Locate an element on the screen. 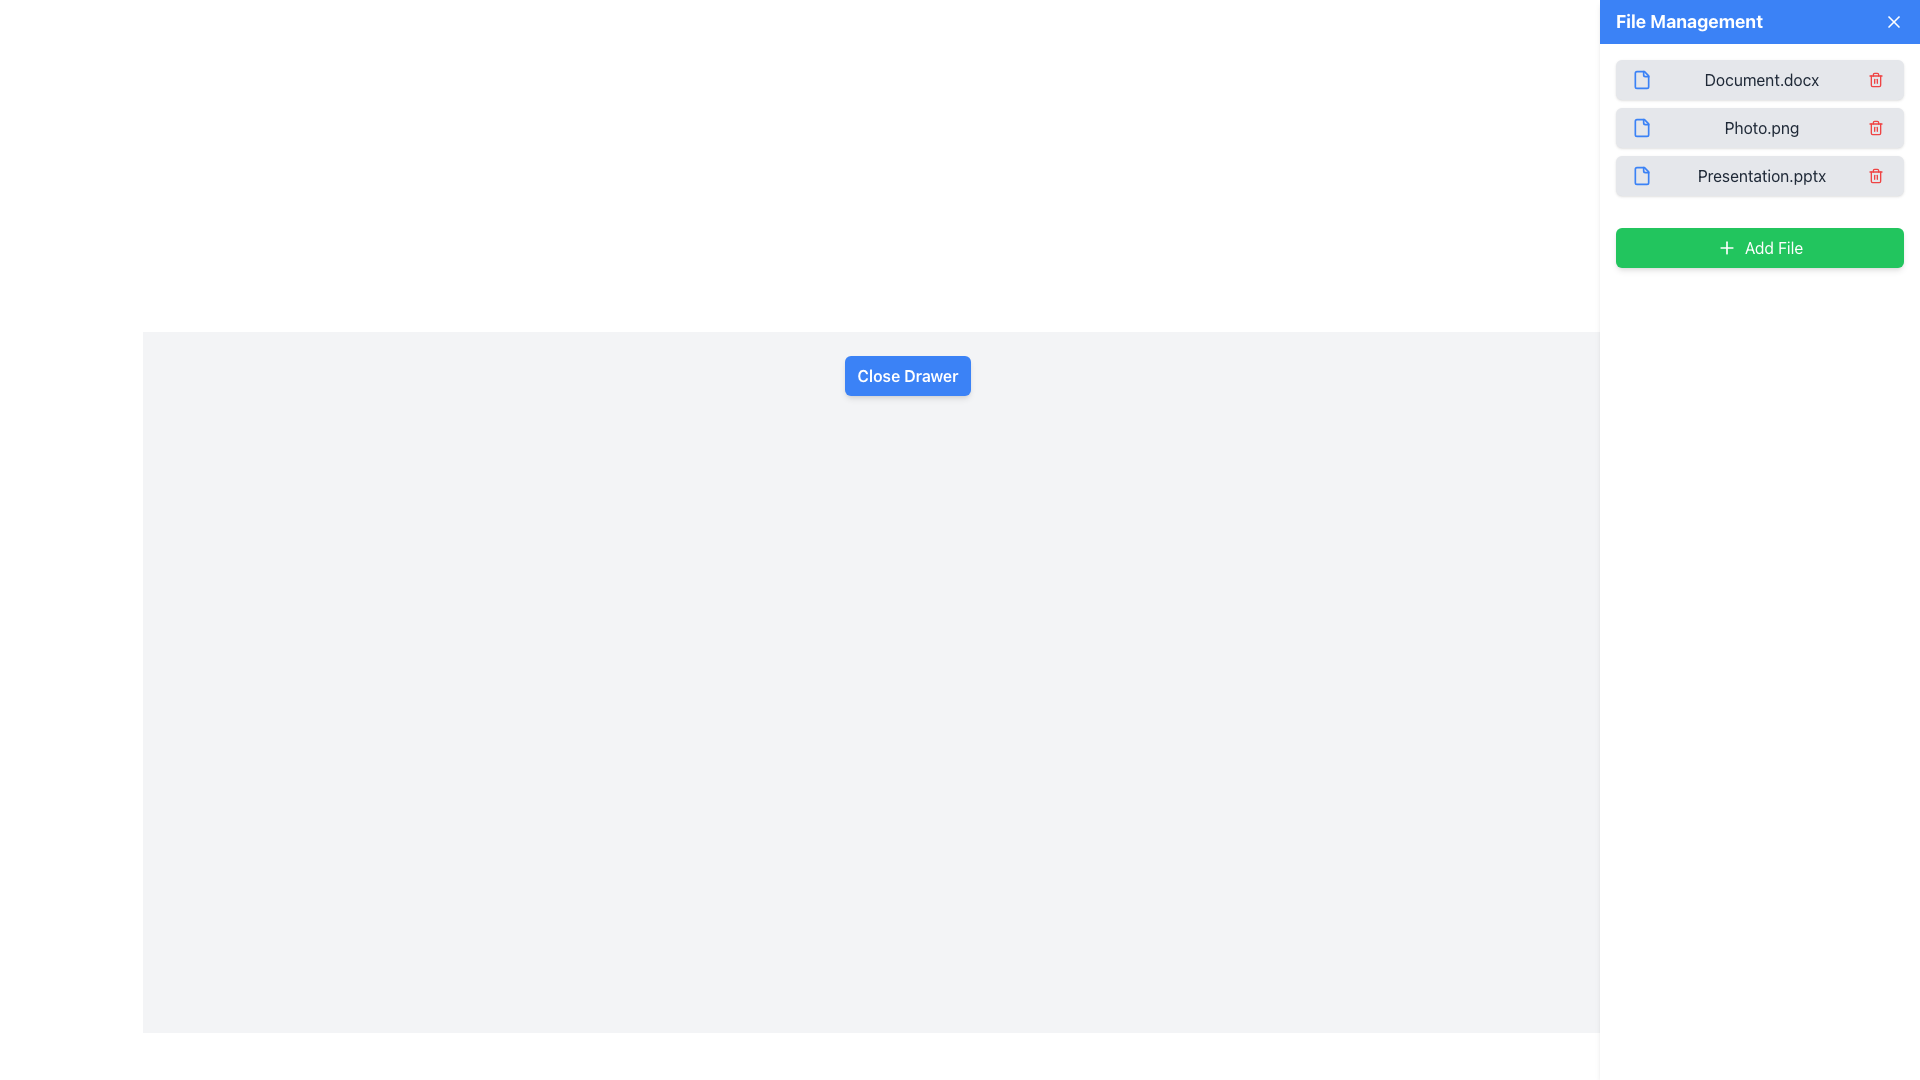 The image size is (1920, 1080). the delete button icon located at the far right side of the row, which is associated with the file named 'Photo.png' is located at coordinates (1875, 127).